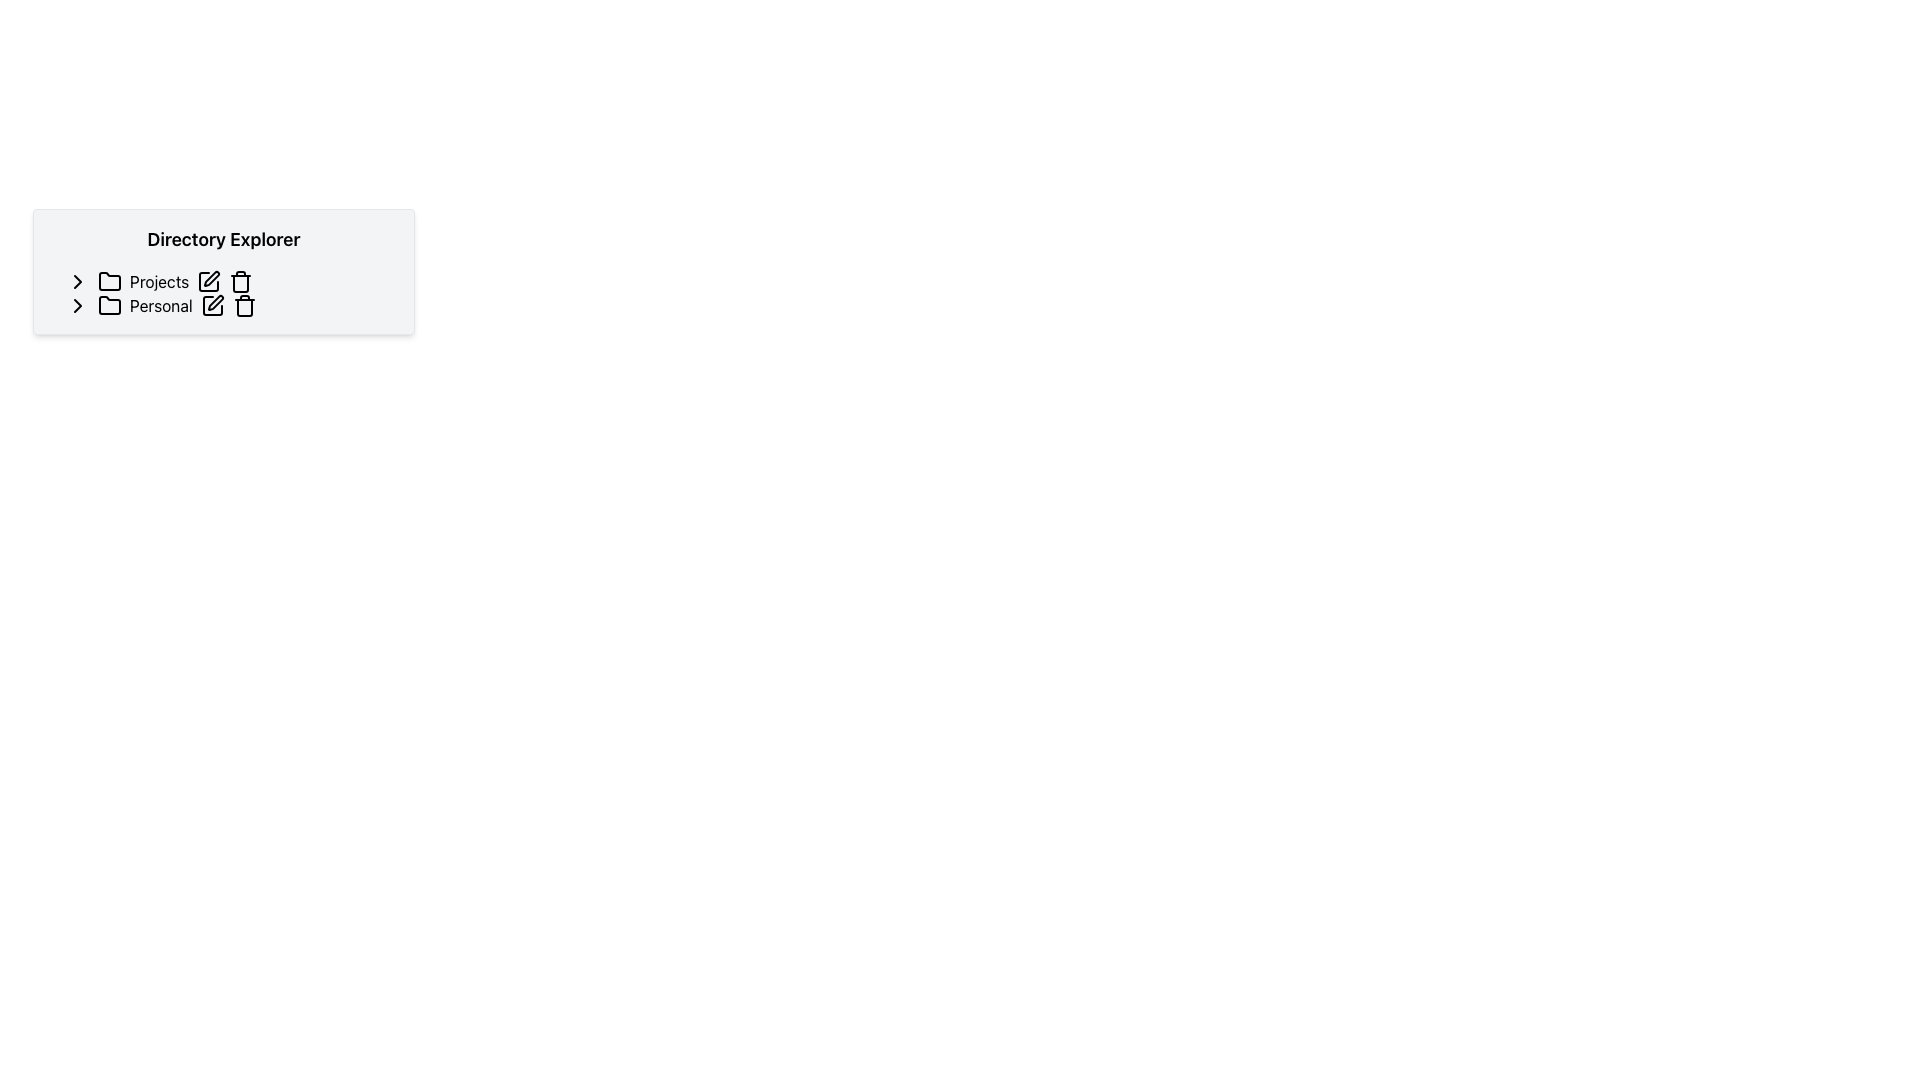 This screenshot has height=1080, width=1920. I want to click on the group of interactive icons for managing the 'Projects' directory, so click(225, 281).